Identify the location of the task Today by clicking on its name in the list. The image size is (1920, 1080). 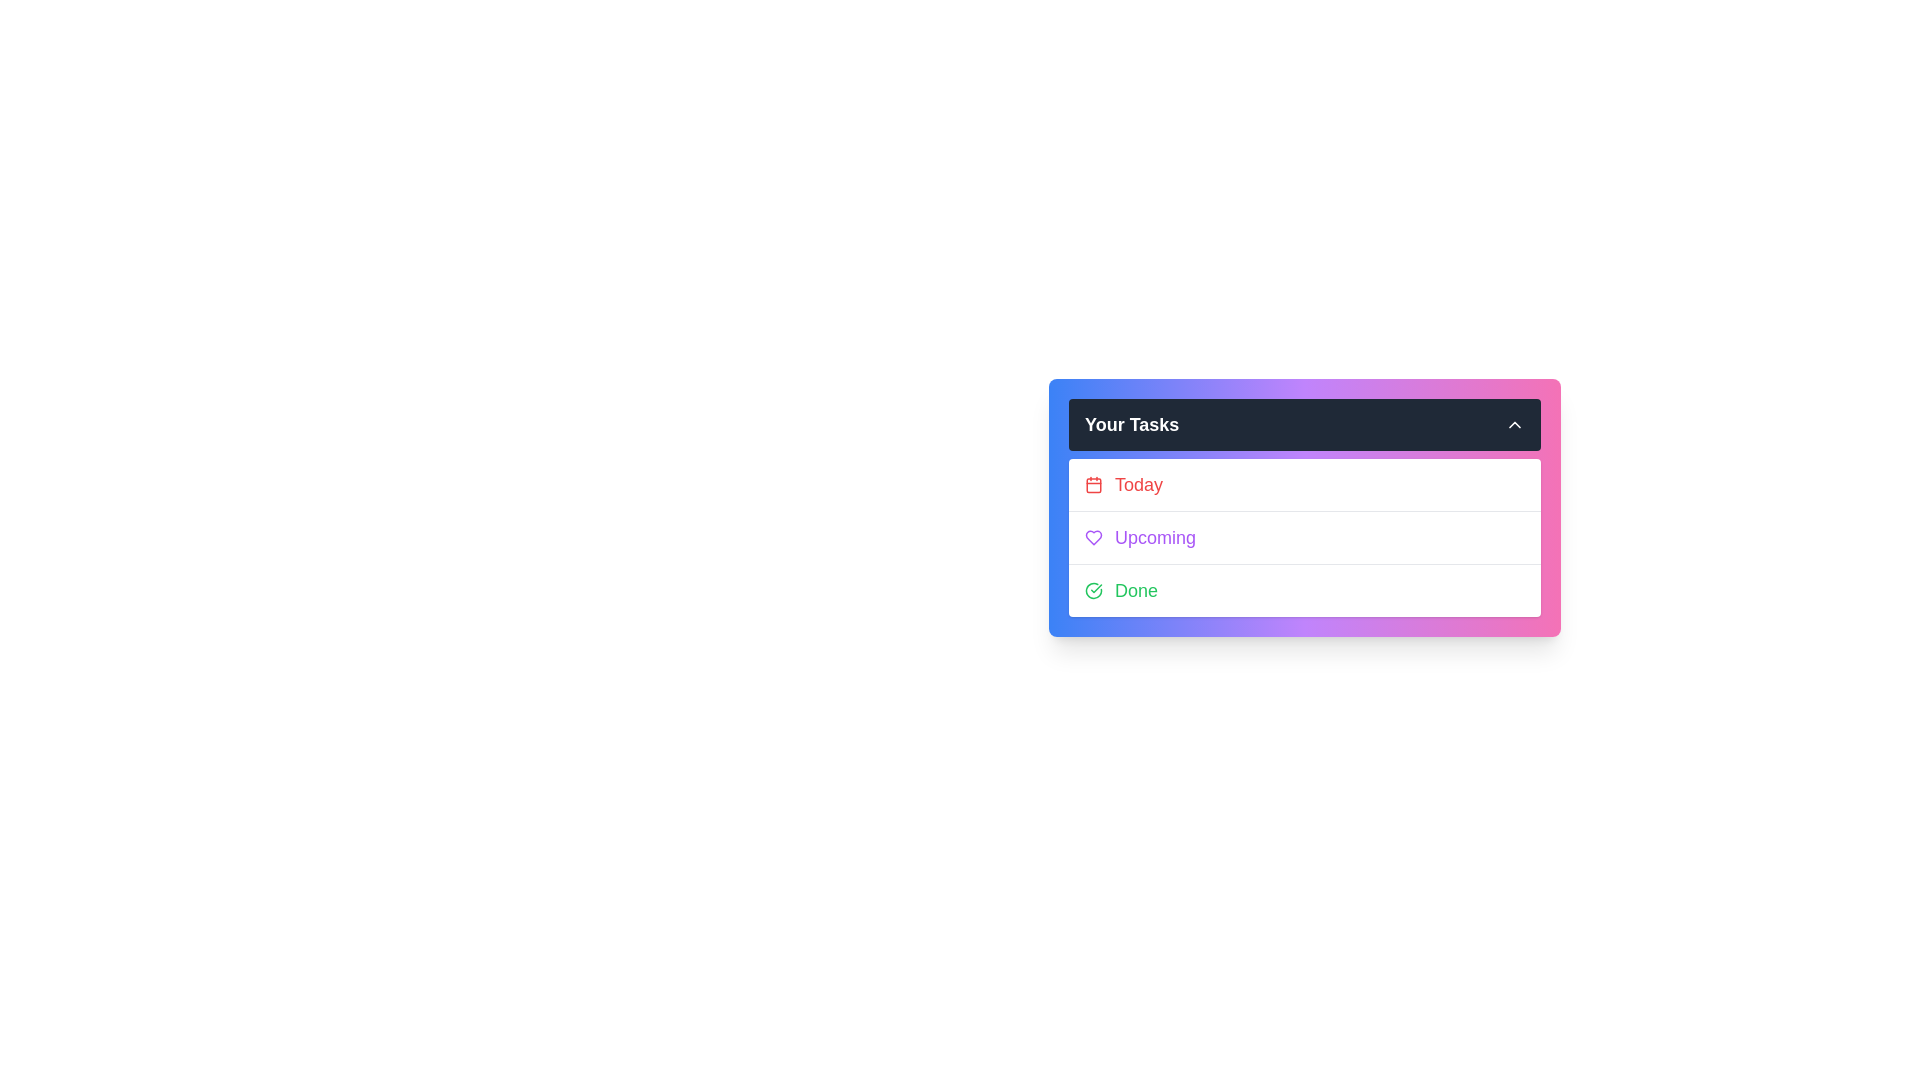
(1305, 485).